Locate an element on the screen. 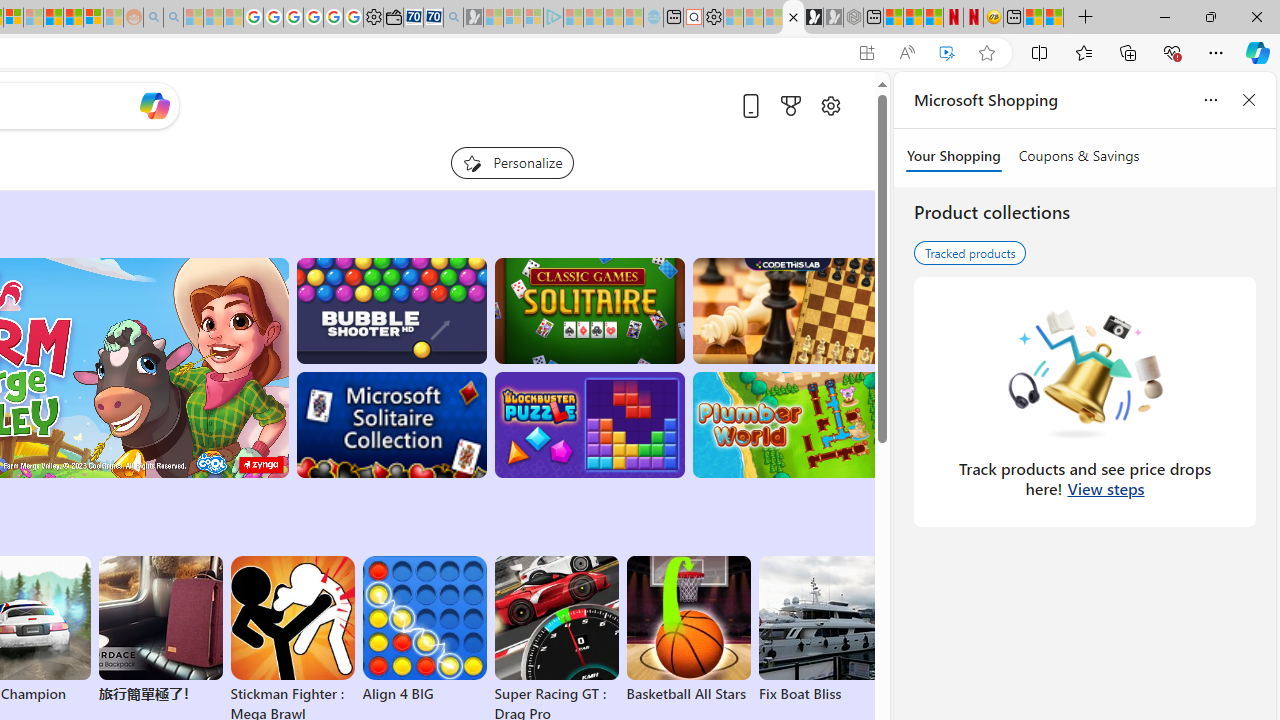 Image resolution: width=1280 pixels, height=720 pixels. 'Classic Solitaire' is located at coordinates (588, 311).